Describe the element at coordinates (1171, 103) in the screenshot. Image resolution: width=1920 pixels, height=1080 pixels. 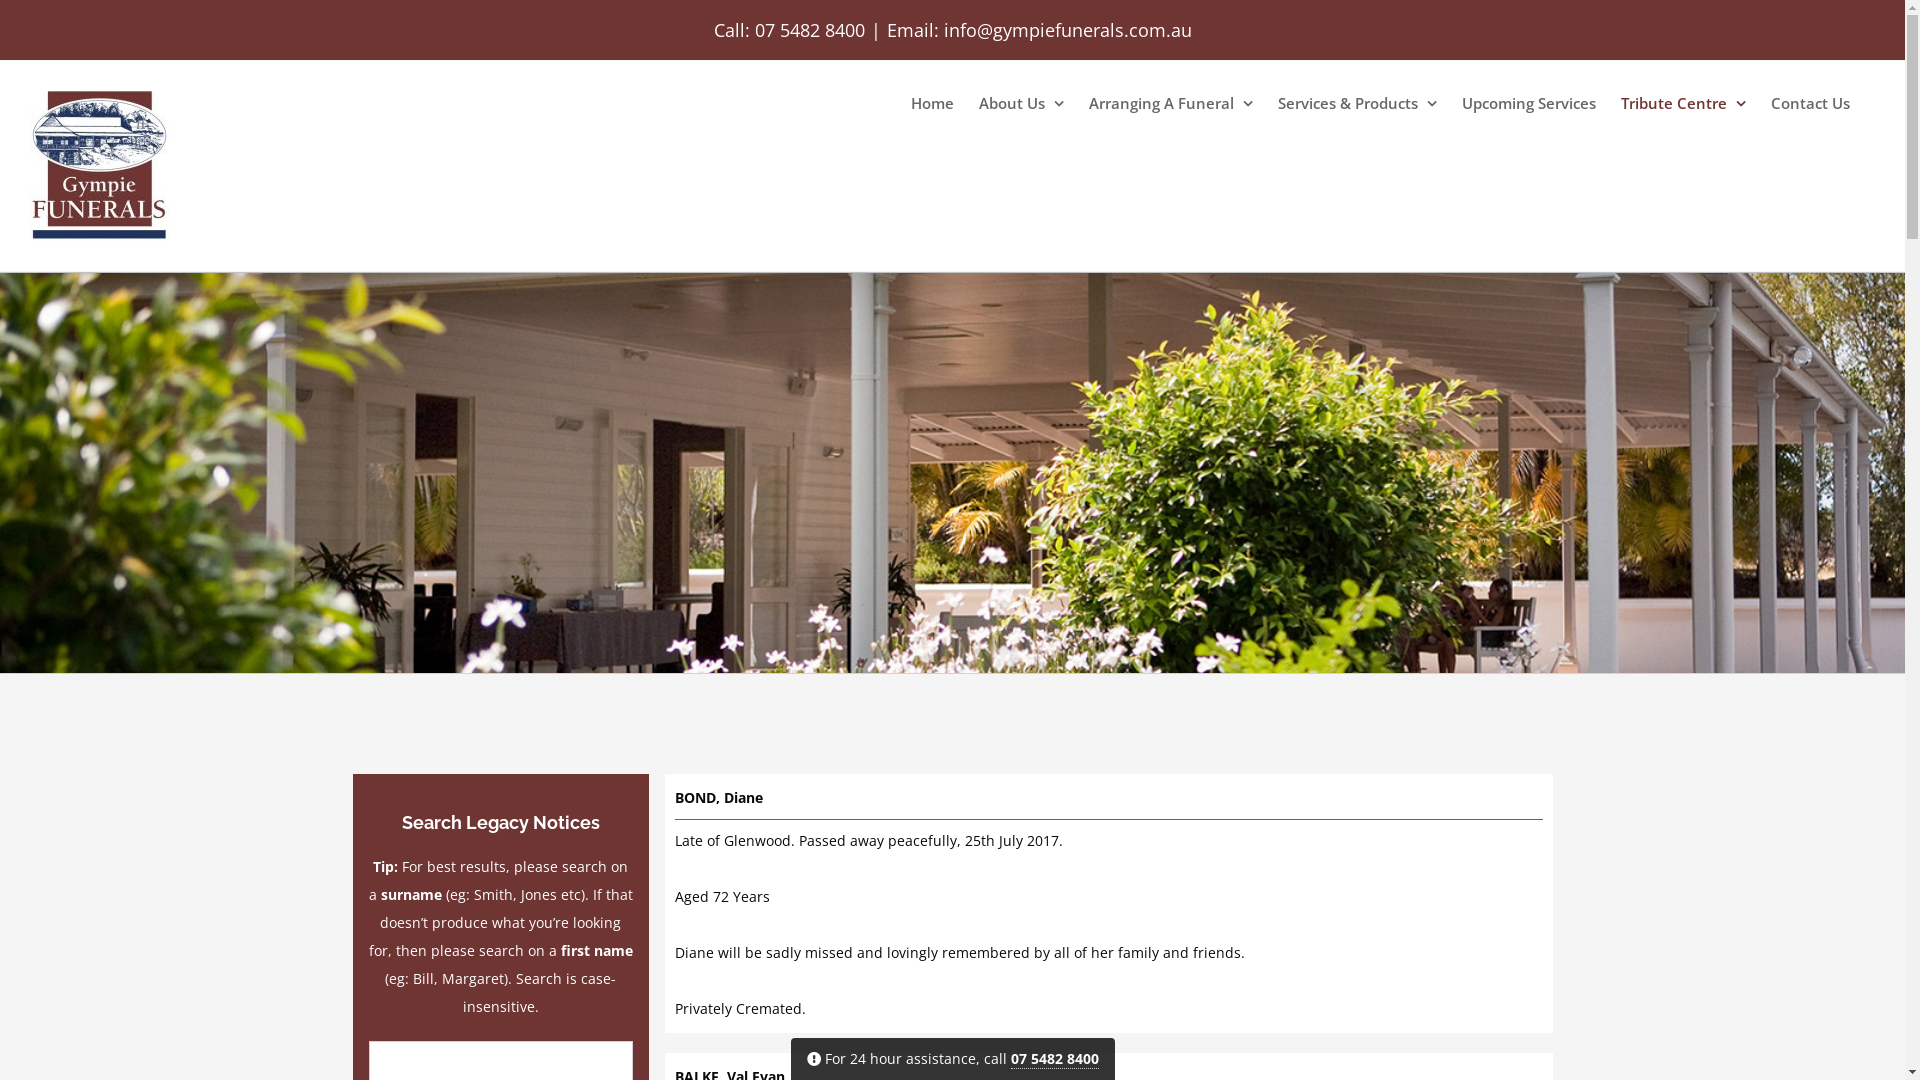
I see `'Arranging A Funeral'` at that location.